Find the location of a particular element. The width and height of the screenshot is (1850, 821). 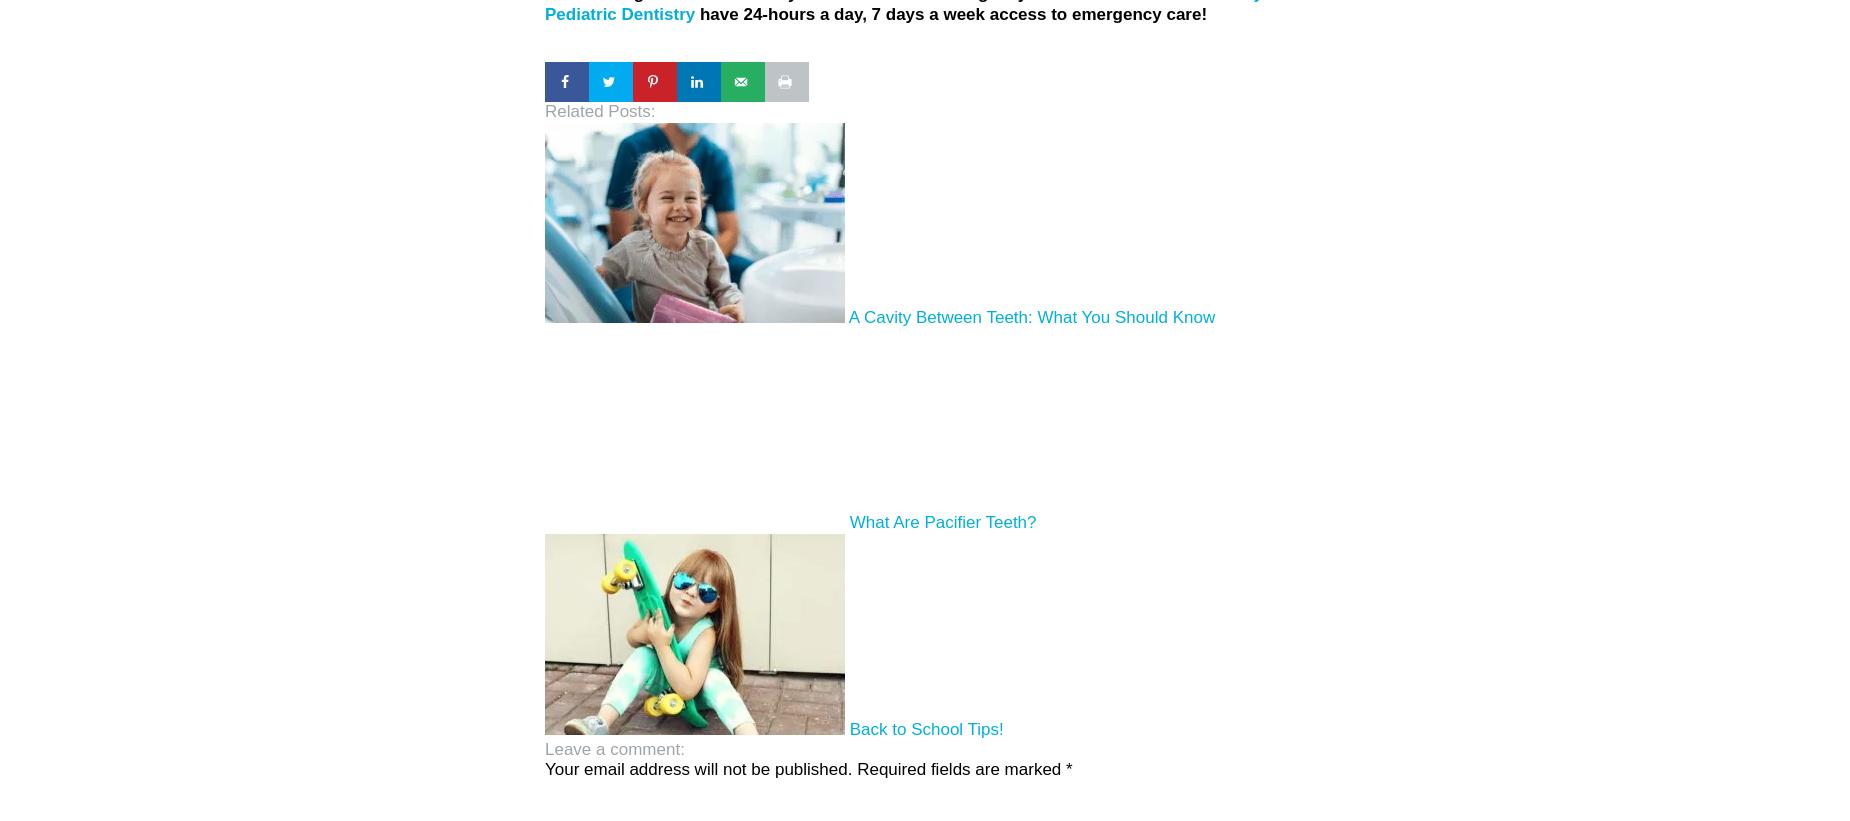

'Leave a comment:' is located at coordinates (640, 693).